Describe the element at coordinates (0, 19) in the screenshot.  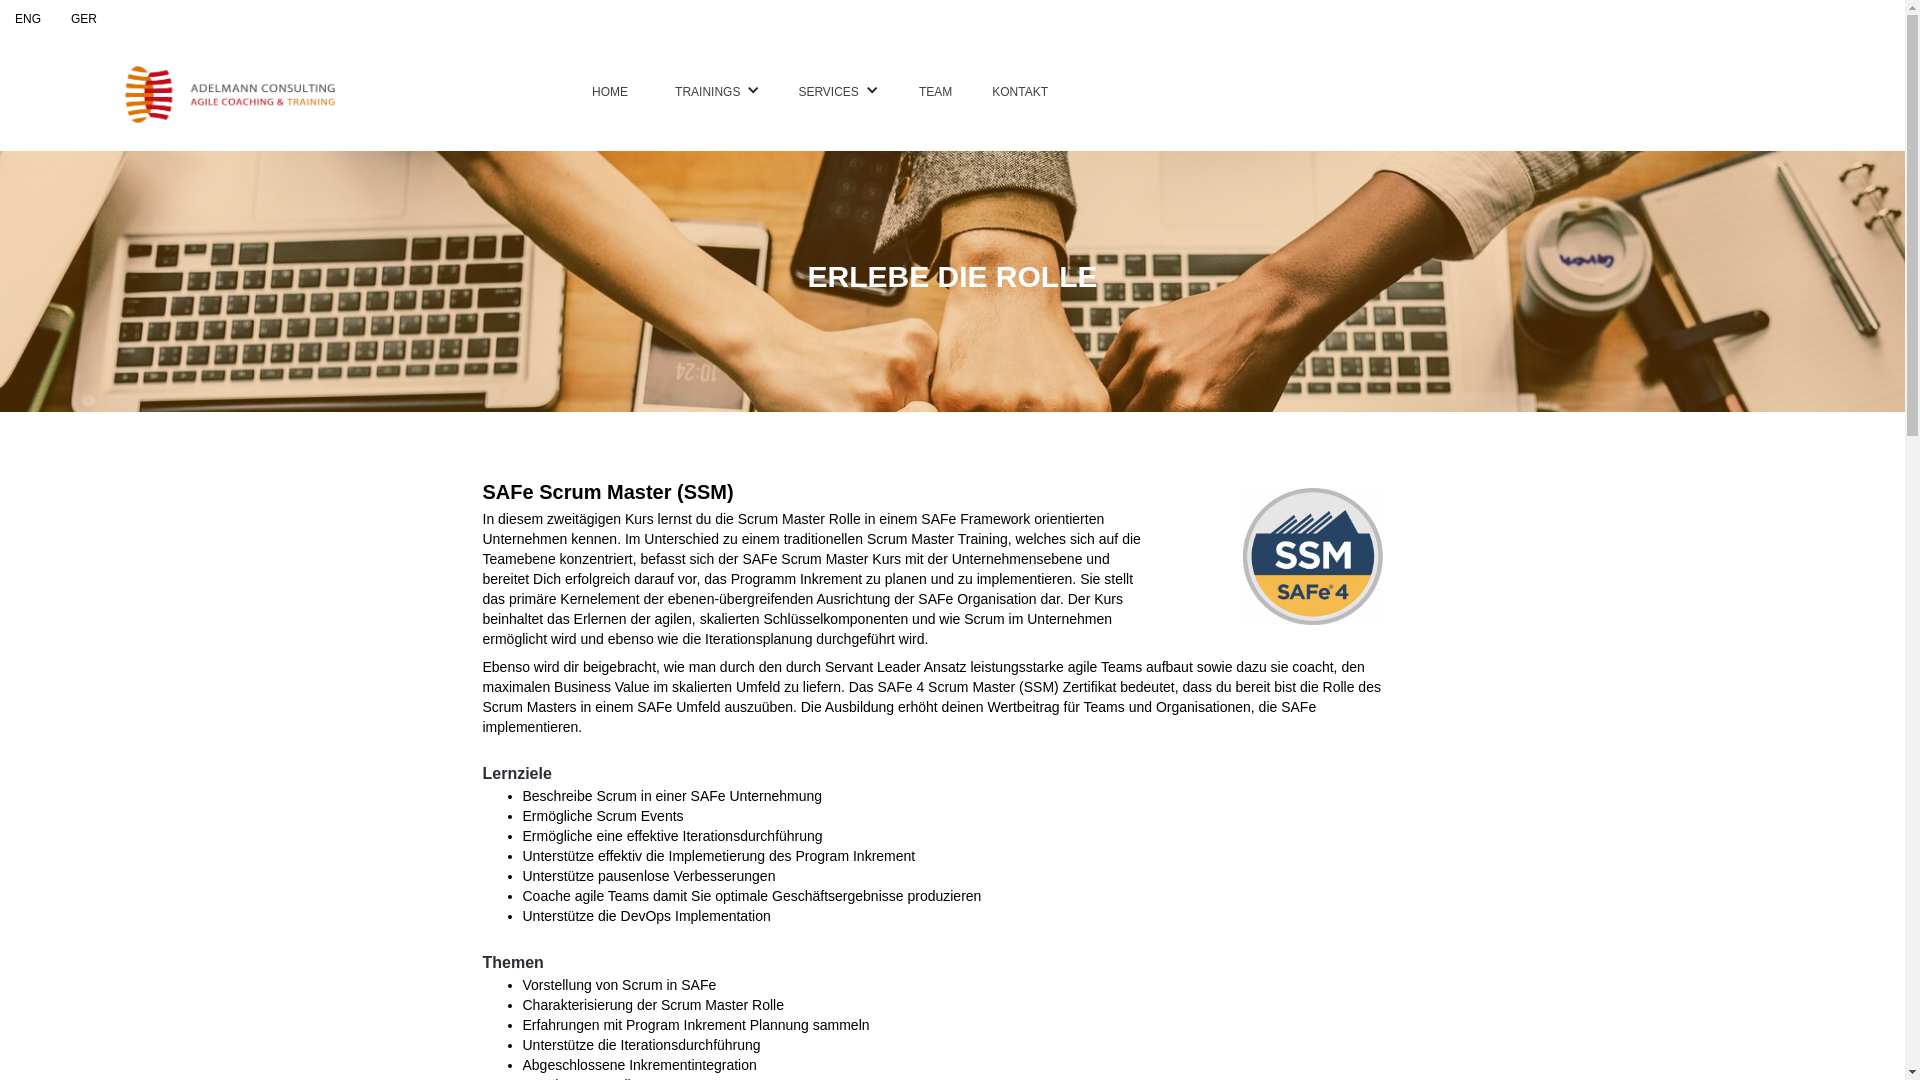
I see `'ENG'` at that location.